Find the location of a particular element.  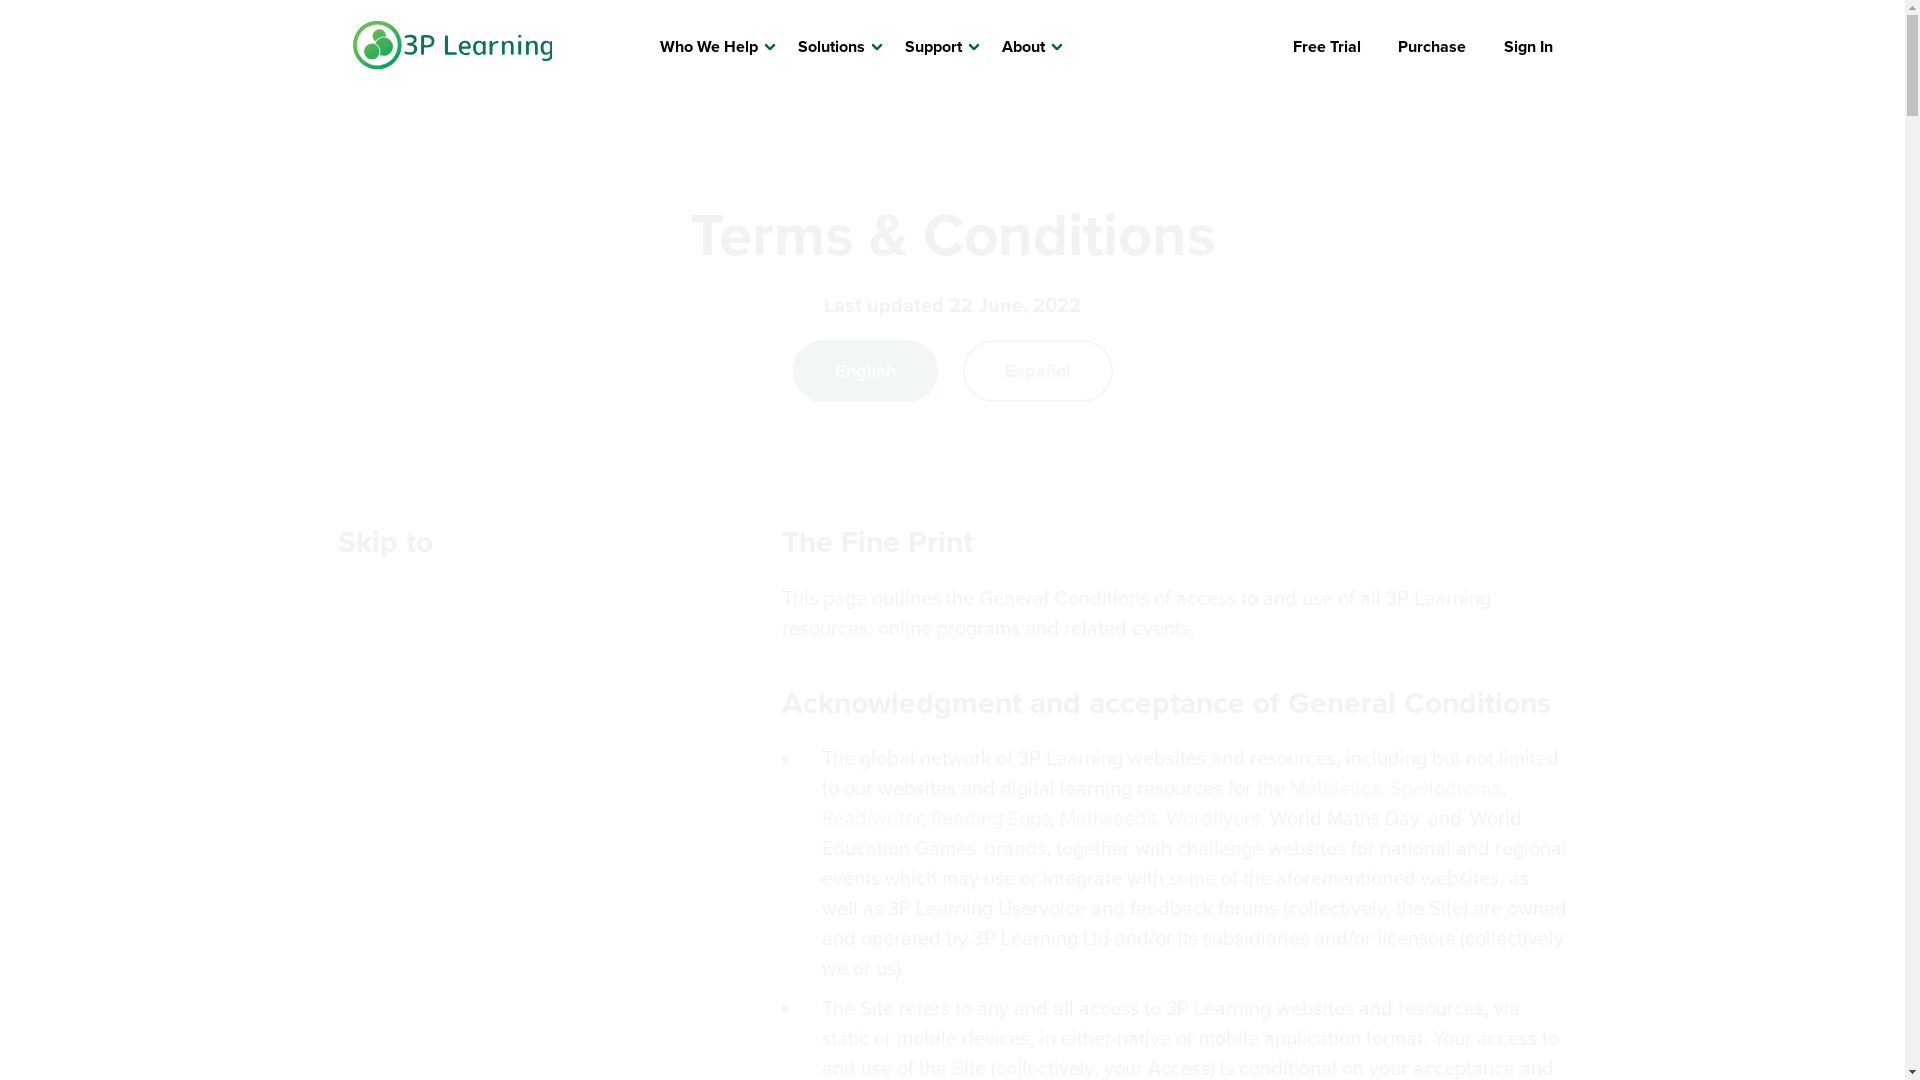

'Solutions' is located at coordinates (831, 45).